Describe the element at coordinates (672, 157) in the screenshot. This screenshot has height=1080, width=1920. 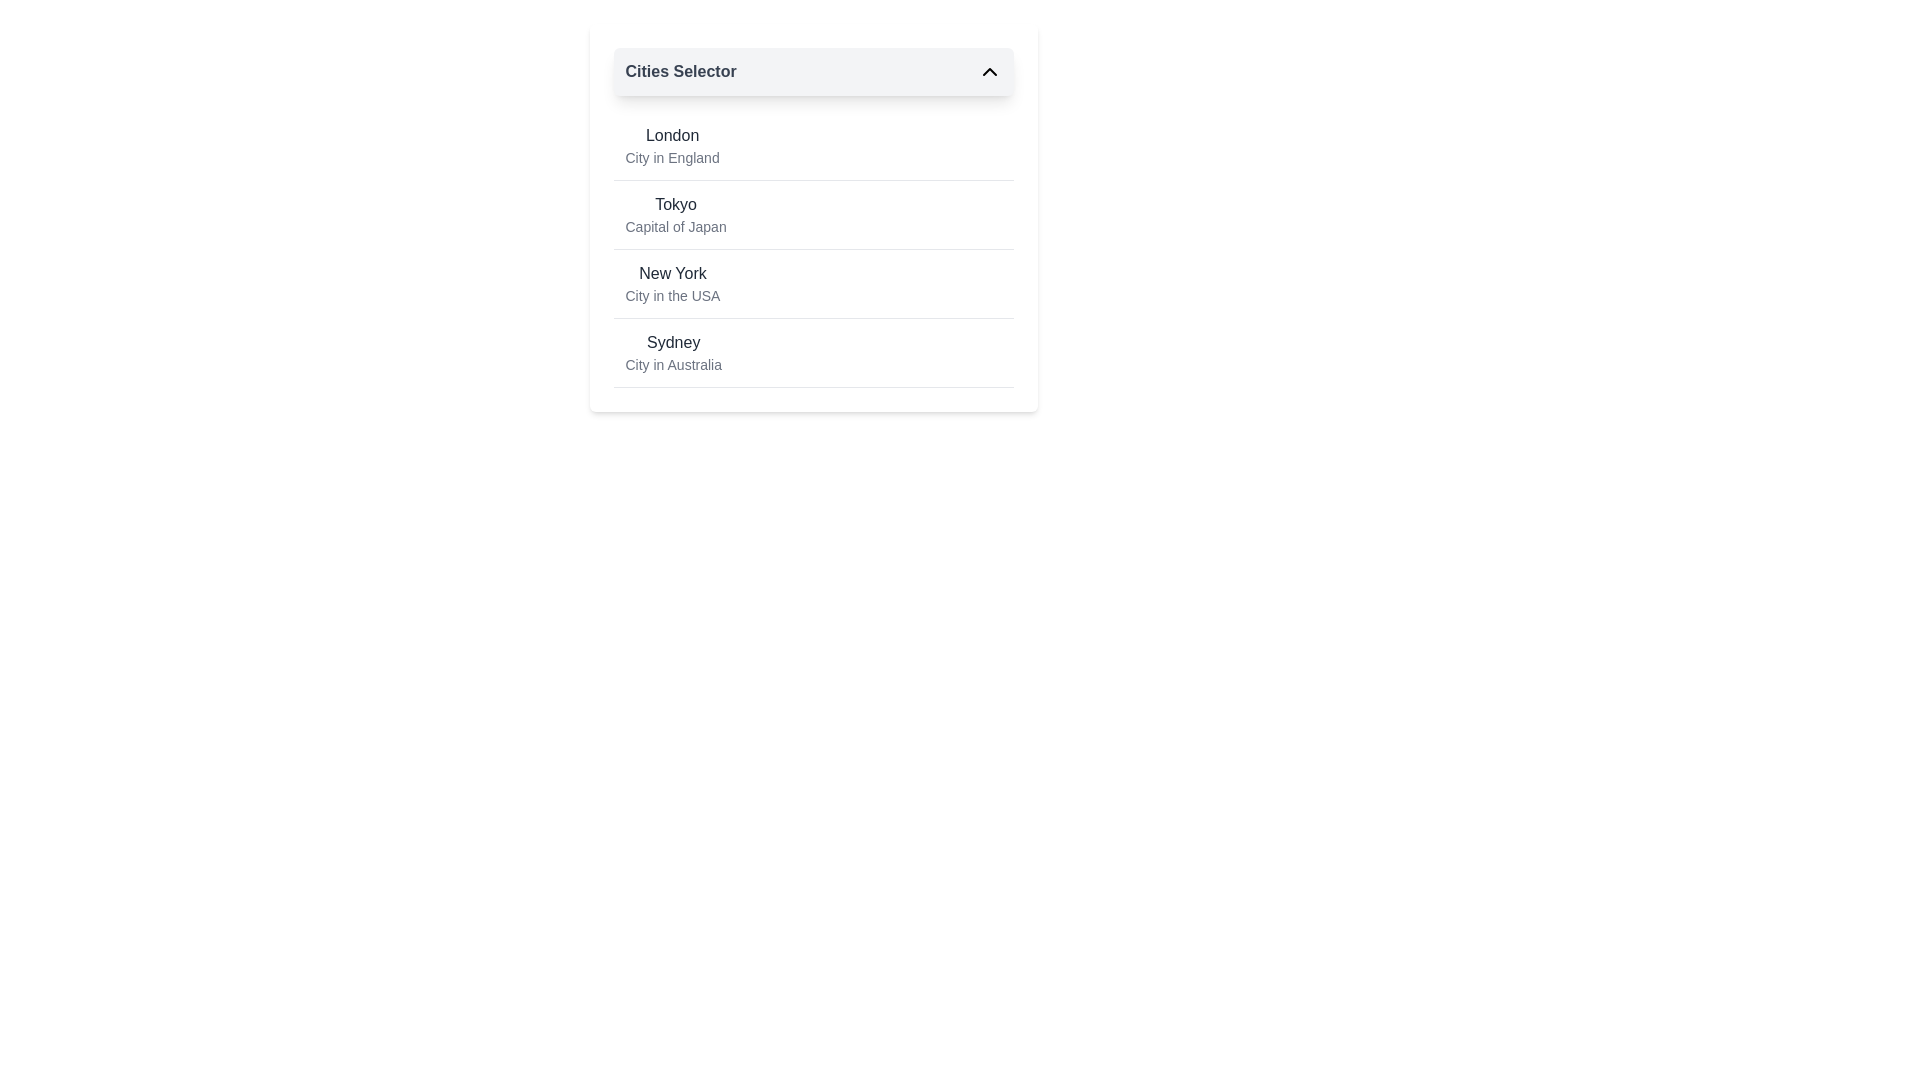
I see `the text label reading 'City in England', which is a smaller, gray-colored text positioned directly below the 'London' label in the 'Cities Selector' dropdown interface` at that location.